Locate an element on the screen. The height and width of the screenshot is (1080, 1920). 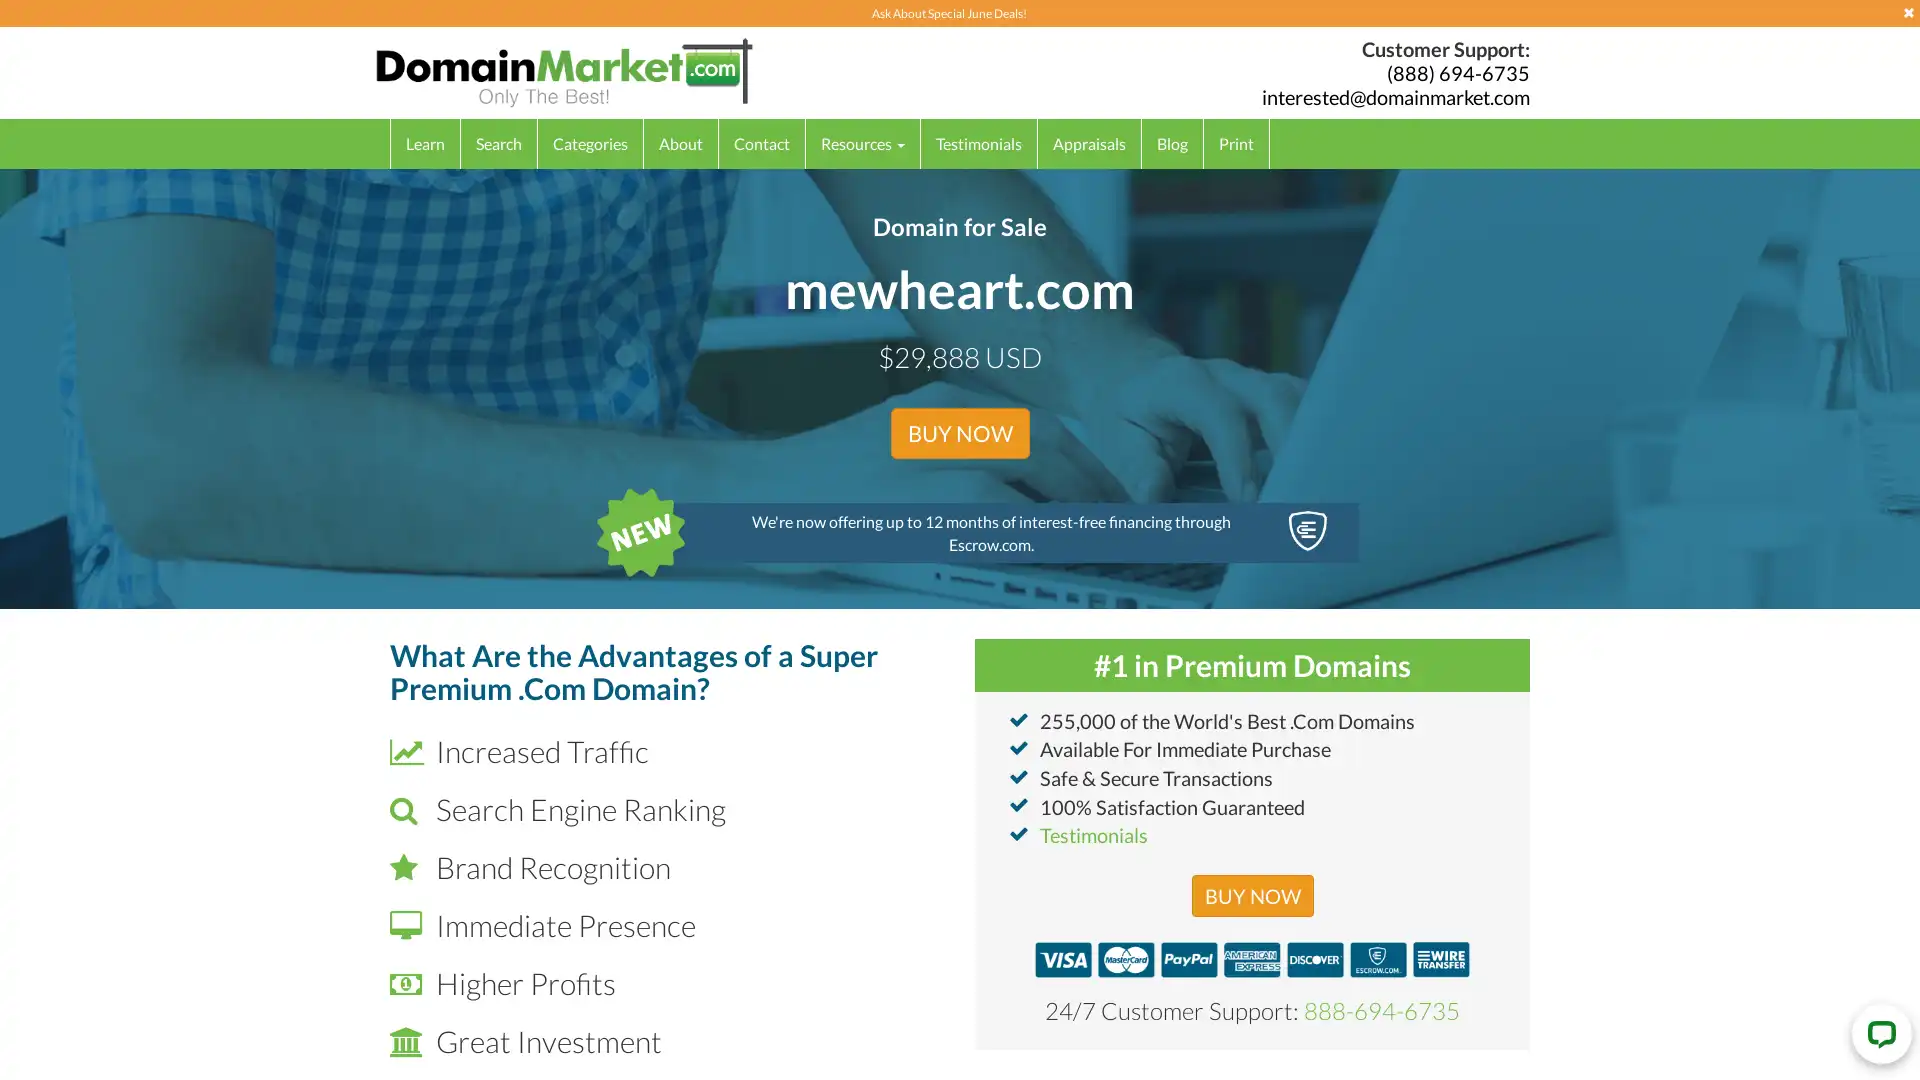
Resources is located at coordinates (863, 142).